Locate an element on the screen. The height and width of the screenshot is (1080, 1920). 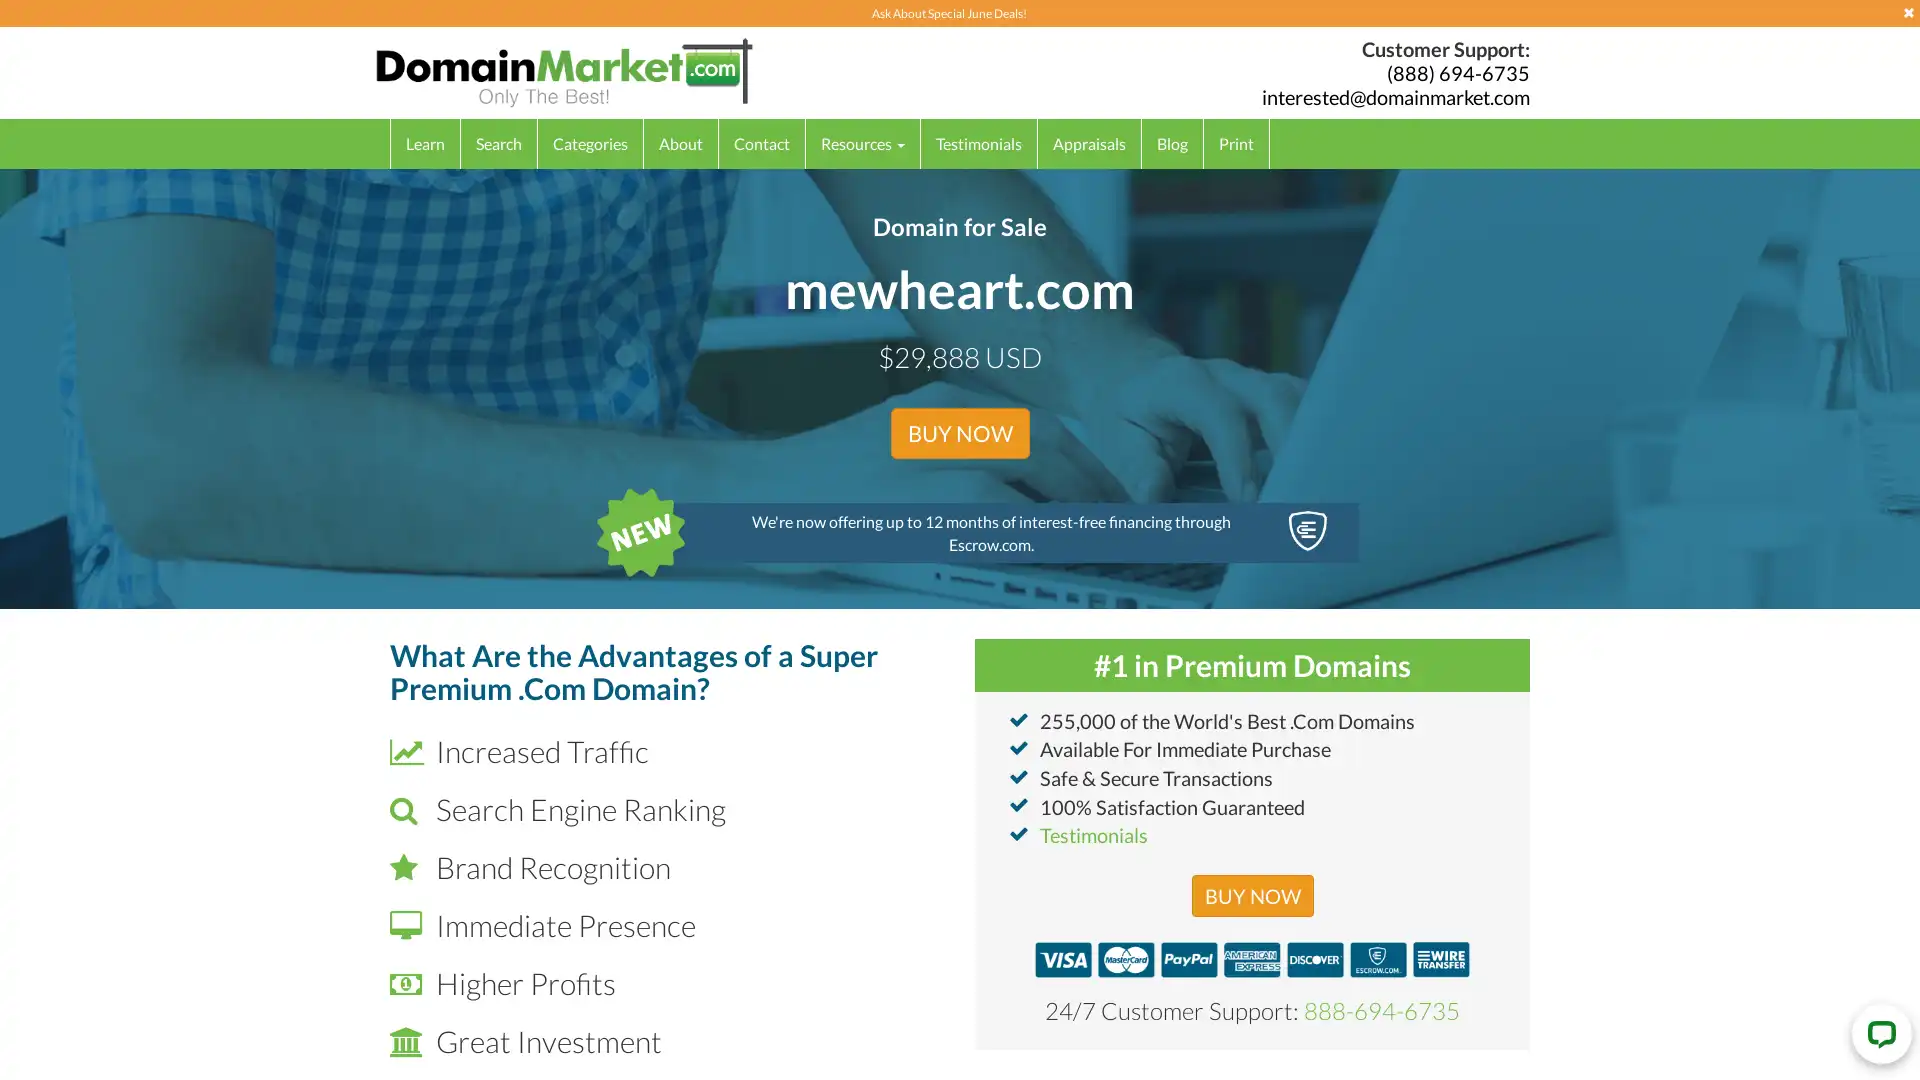
Resources is located at coordinates (863, 142).